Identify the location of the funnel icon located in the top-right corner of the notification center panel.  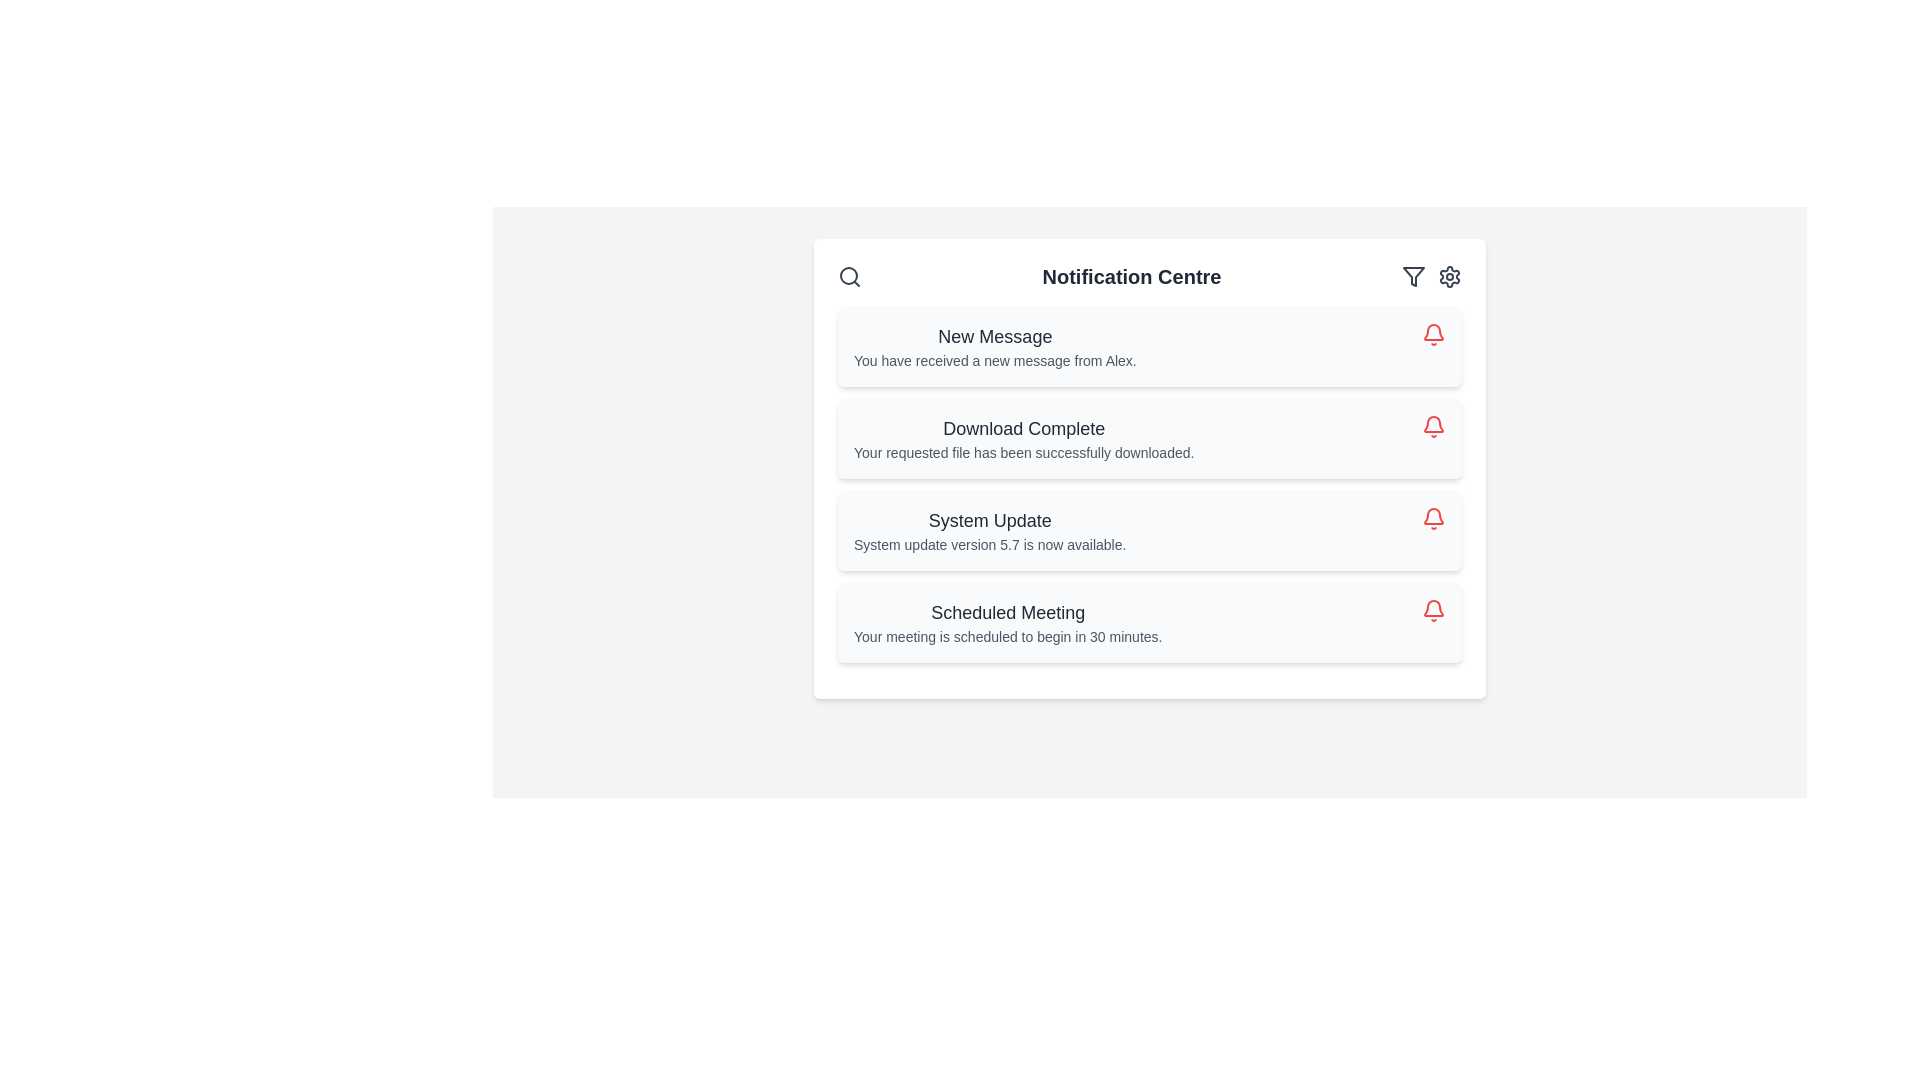
(1413, 277).